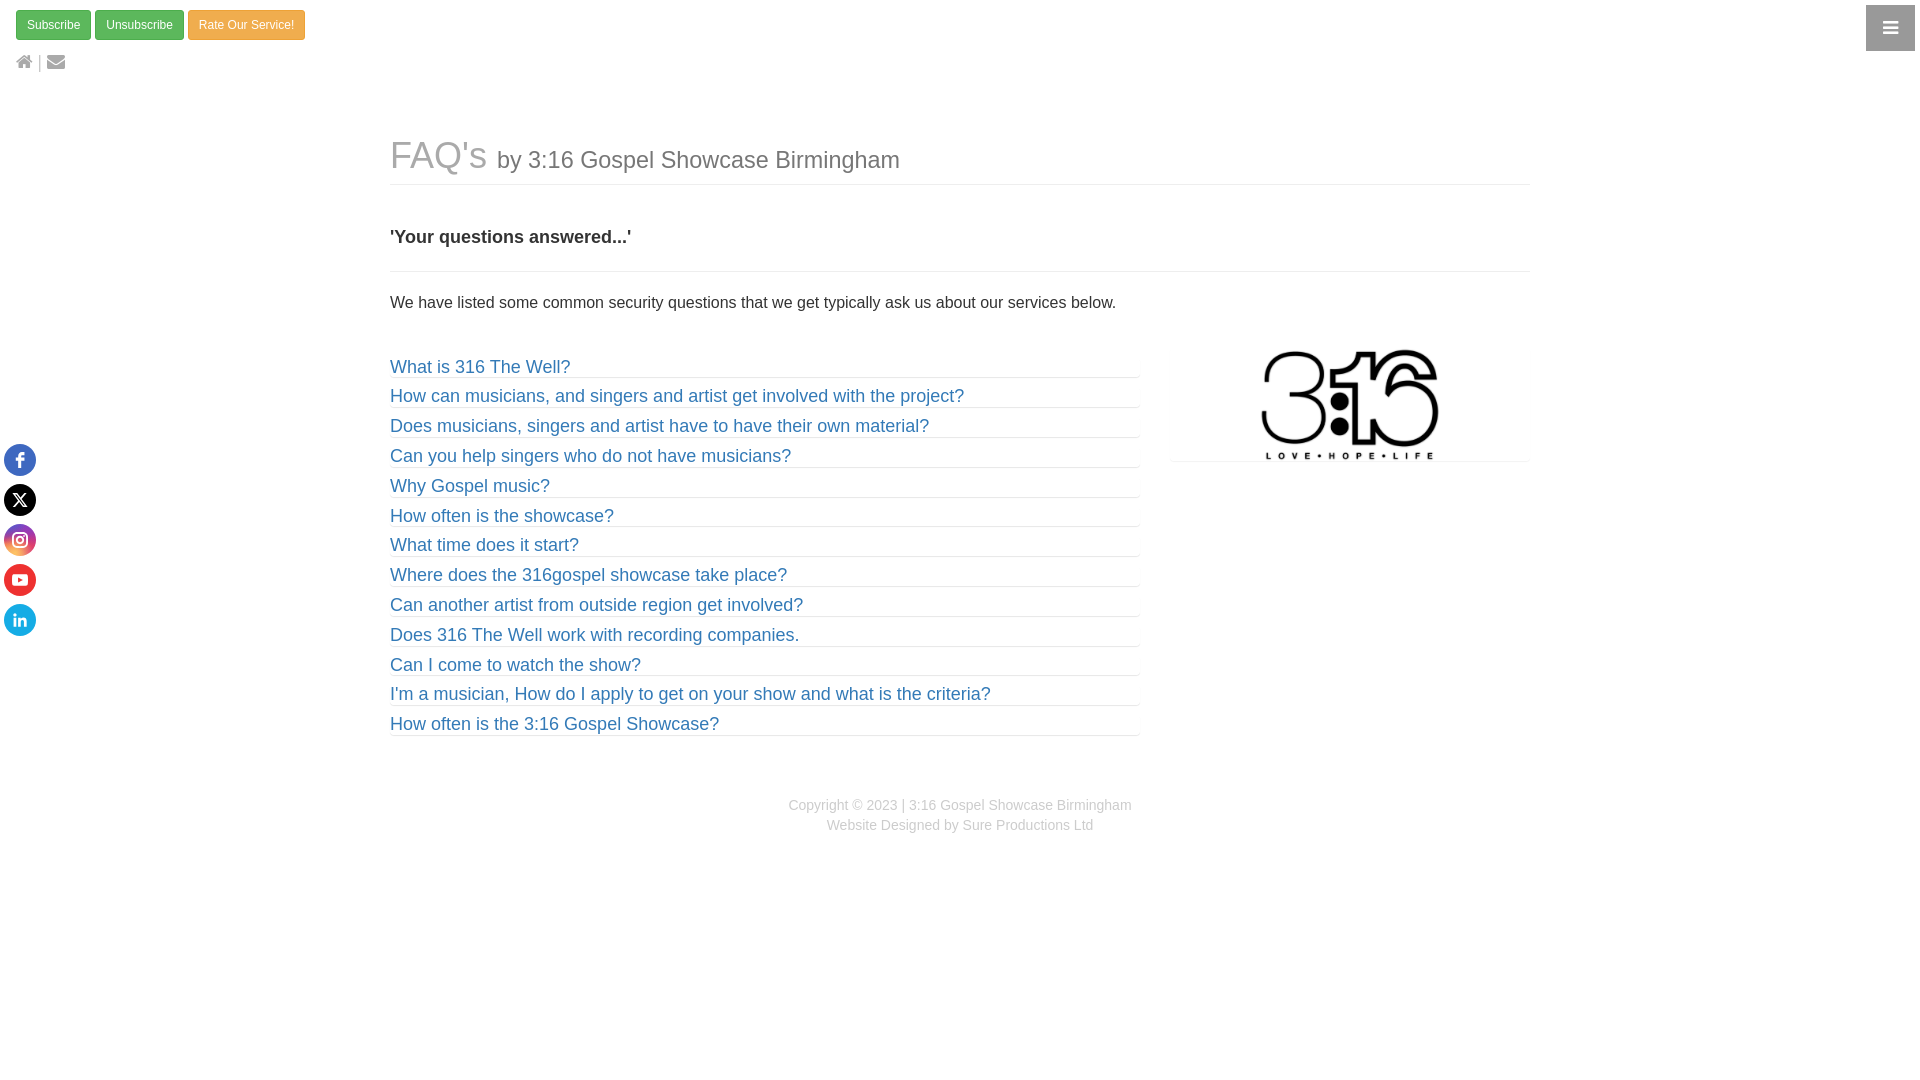 The width and height of the screenshot is (1920, 1080). Describe the element at coordinates (480, 366) in the screenshot. I see `'What is 316 The Well?'` at that location.